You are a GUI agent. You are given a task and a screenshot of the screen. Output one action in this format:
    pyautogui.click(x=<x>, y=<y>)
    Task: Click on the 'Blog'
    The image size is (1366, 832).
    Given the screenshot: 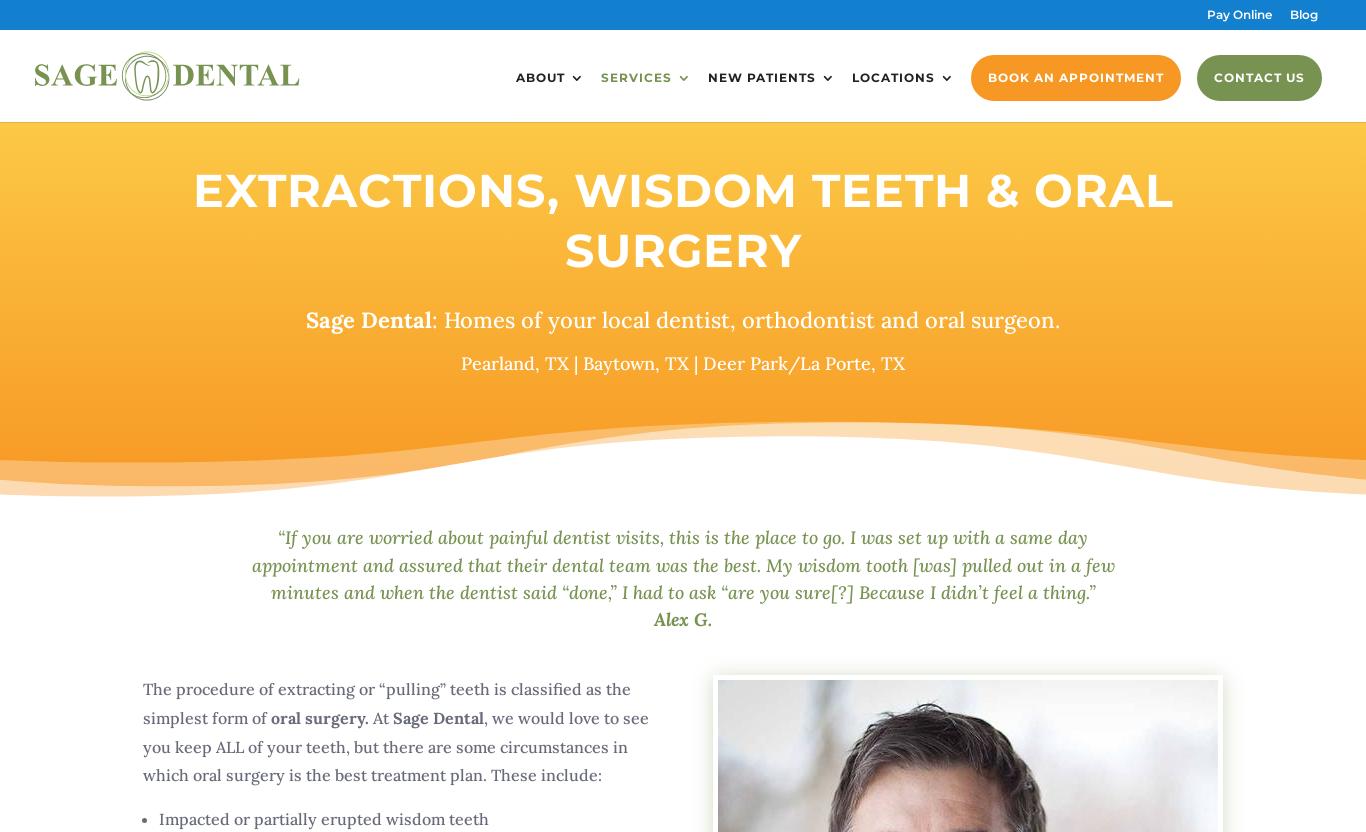 What is the action you would take?
    pyautogui.click(x=1302, y=14)
    